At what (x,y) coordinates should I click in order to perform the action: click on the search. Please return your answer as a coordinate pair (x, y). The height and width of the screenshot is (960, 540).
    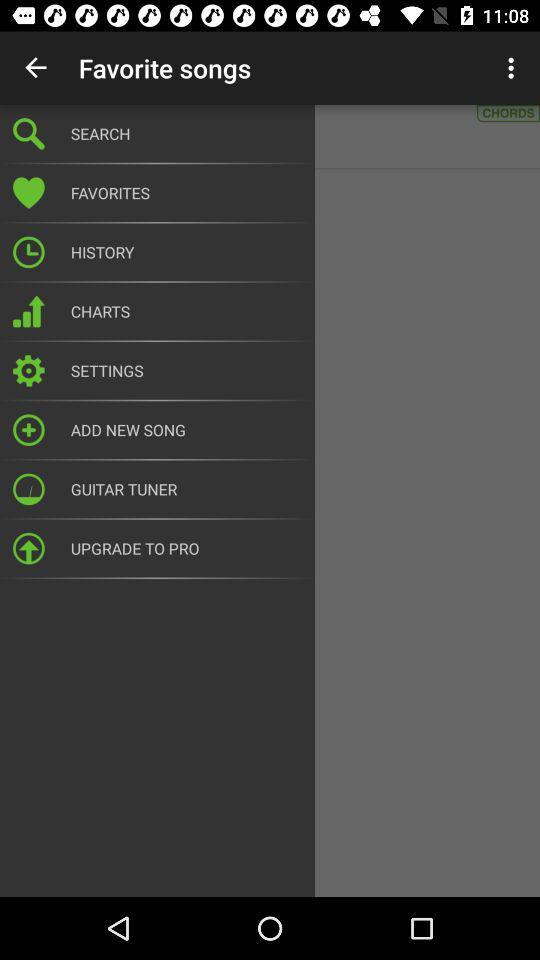
    Looking at the image, I should click on (186, 132).